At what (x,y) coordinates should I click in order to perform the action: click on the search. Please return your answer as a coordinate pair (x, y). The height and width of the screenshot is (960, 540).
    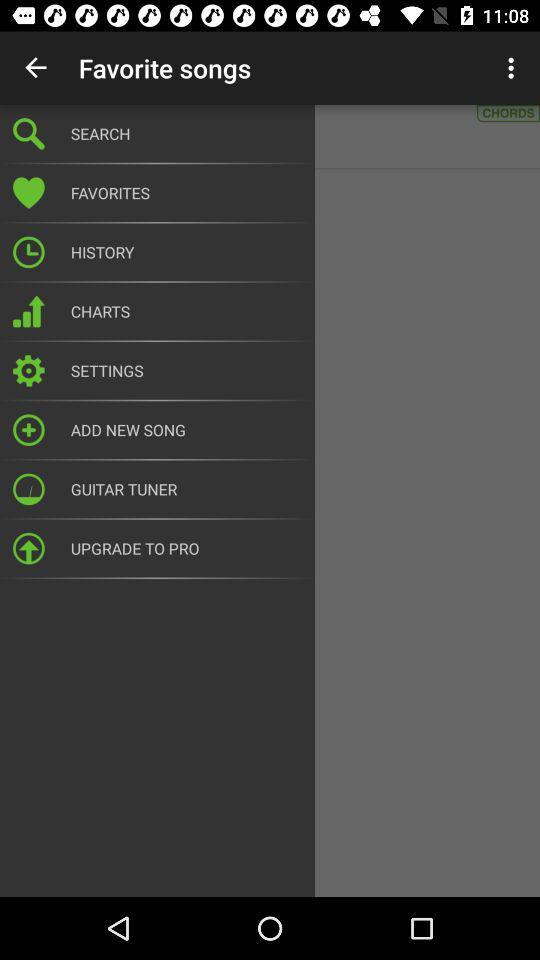
    Looking at the image, I should click on (186, 132).